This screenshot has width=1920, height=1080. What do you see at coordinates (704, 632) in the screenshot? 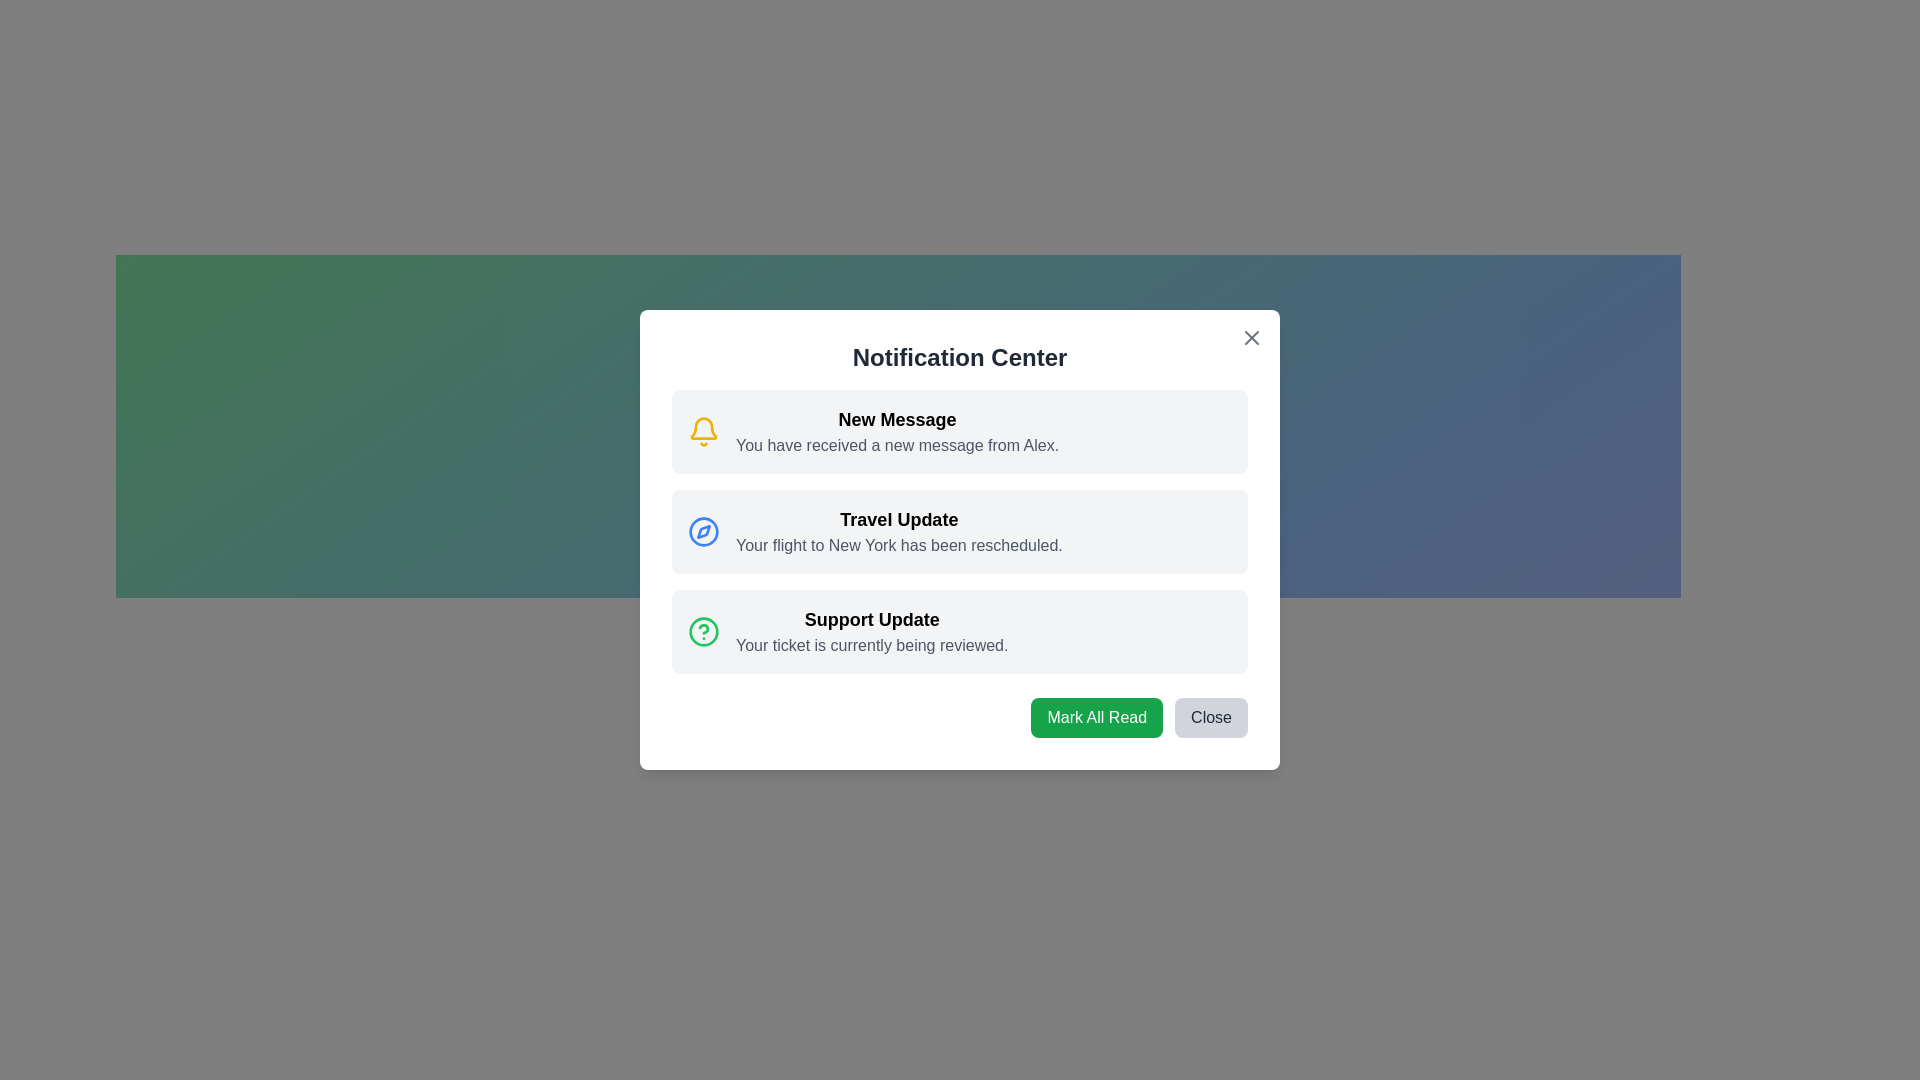
I see `the green circular SVG element located within the third notification item of the 'Notification Center' modal, positioned just above the action buttons` at bounding box center [704, 632].